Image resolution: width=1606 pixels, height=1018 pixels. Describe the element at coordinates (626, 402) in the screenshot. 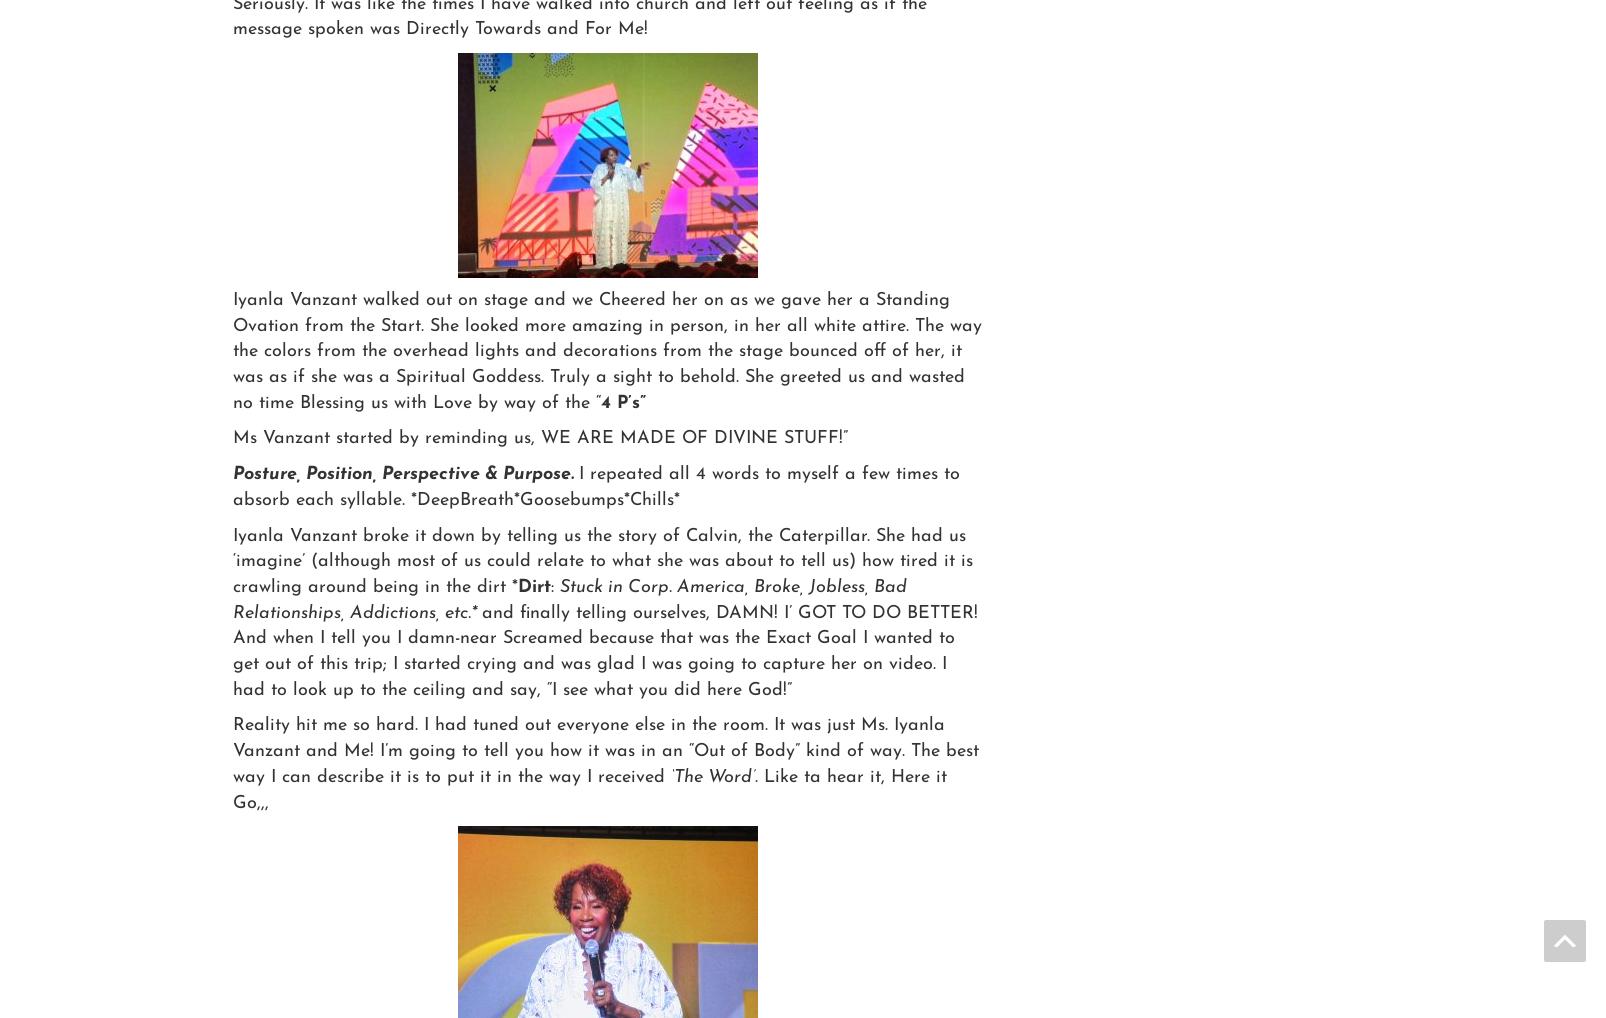

I see `'4 P’s”'` at that location.